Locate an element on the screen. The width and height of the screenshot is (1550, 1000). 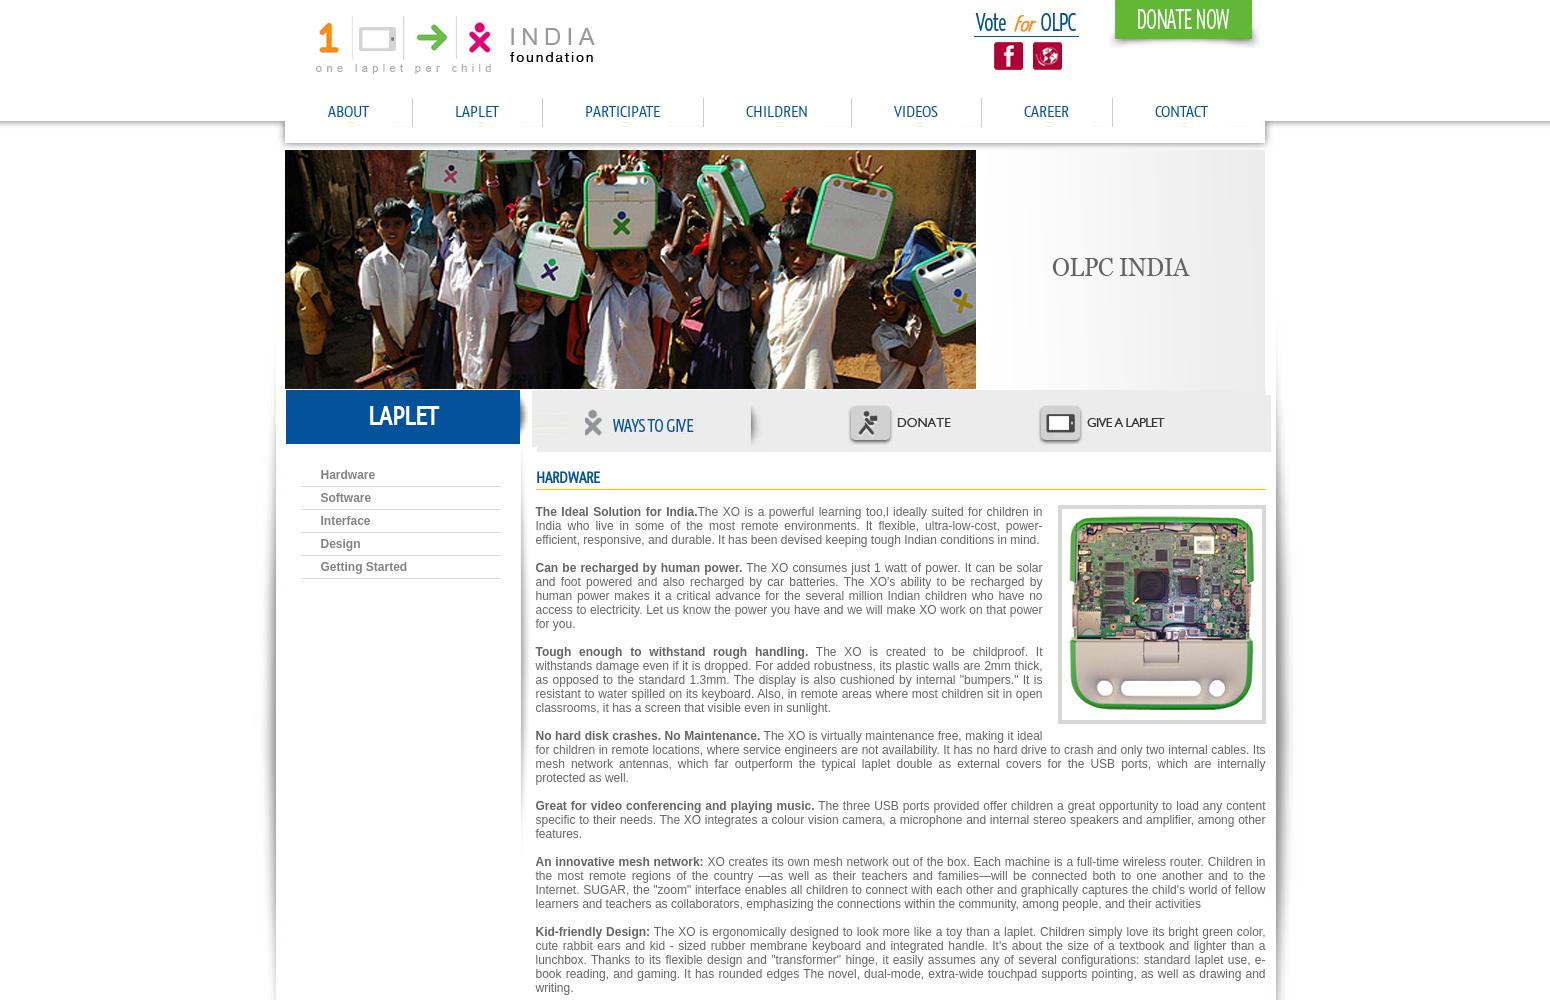
'hardware' is located at coordinates (566, 477).